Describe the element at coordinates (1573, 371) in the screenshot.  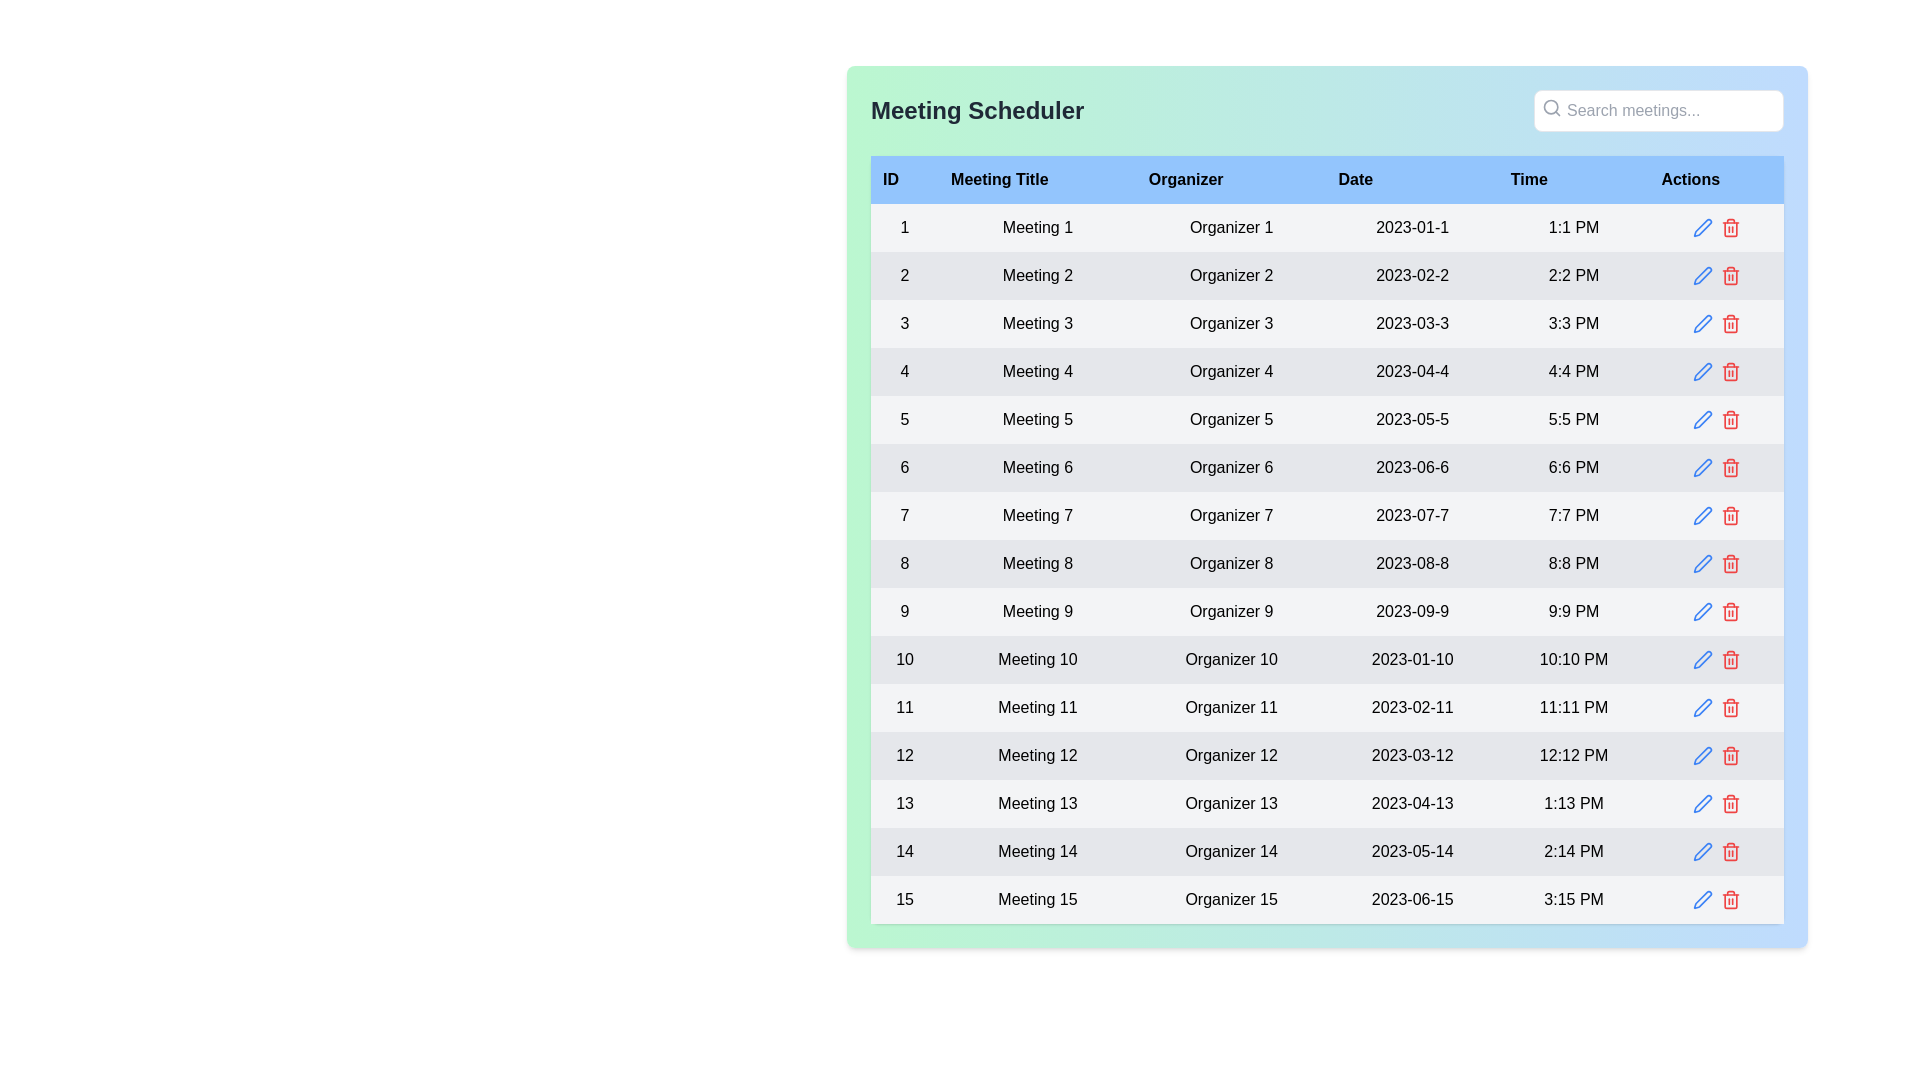
I see `the text display showing '4:4 PM' located in the 'Time' column under the row labeled 'Organizer 4' and '2023-04-4'` at that location.